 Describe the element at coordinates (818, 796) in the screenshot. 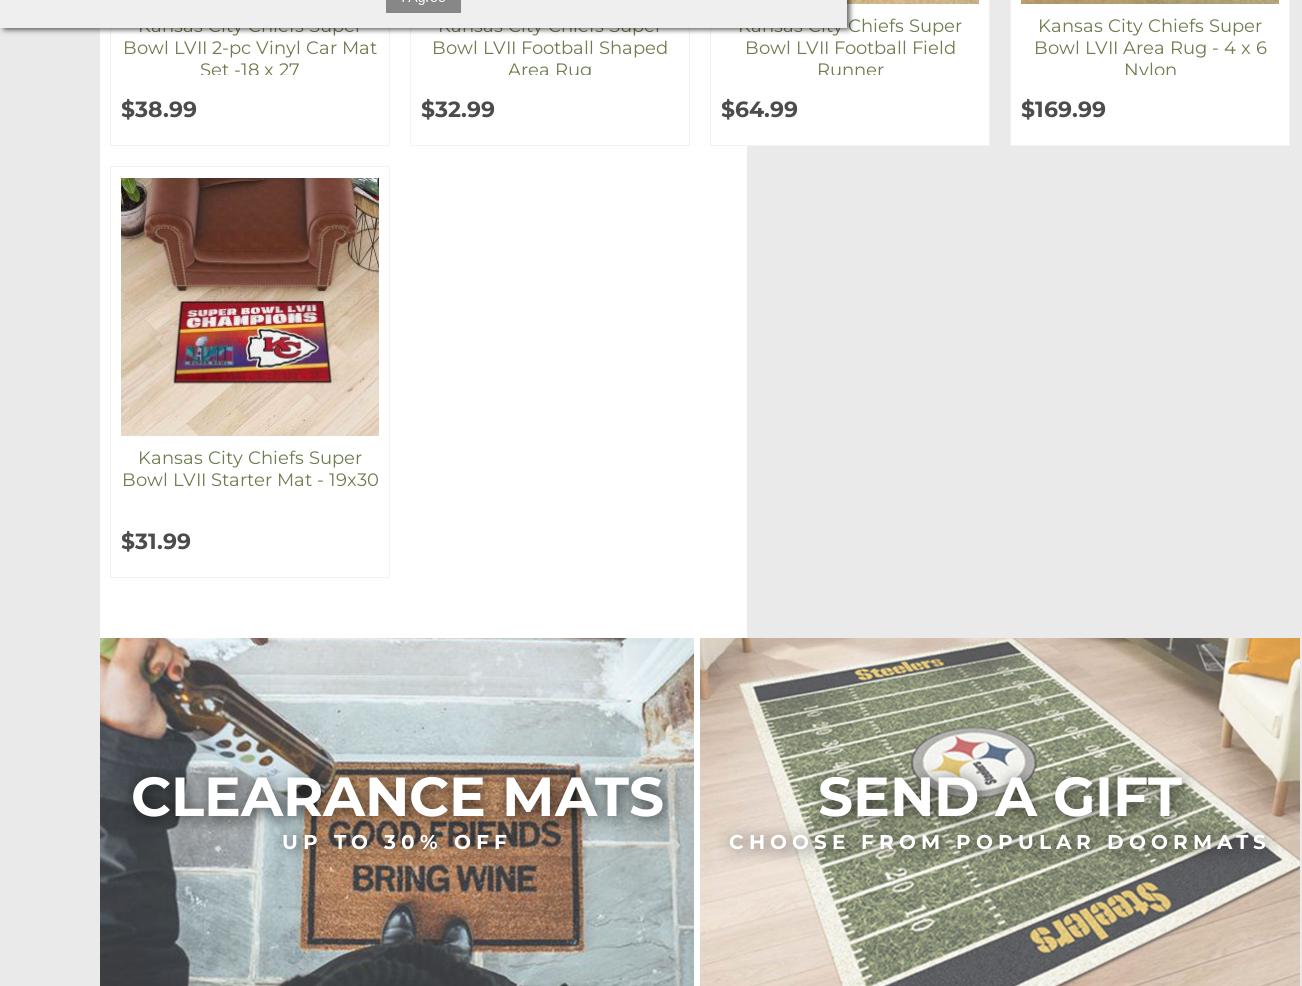

I see `'Send a Gift'` at that location.